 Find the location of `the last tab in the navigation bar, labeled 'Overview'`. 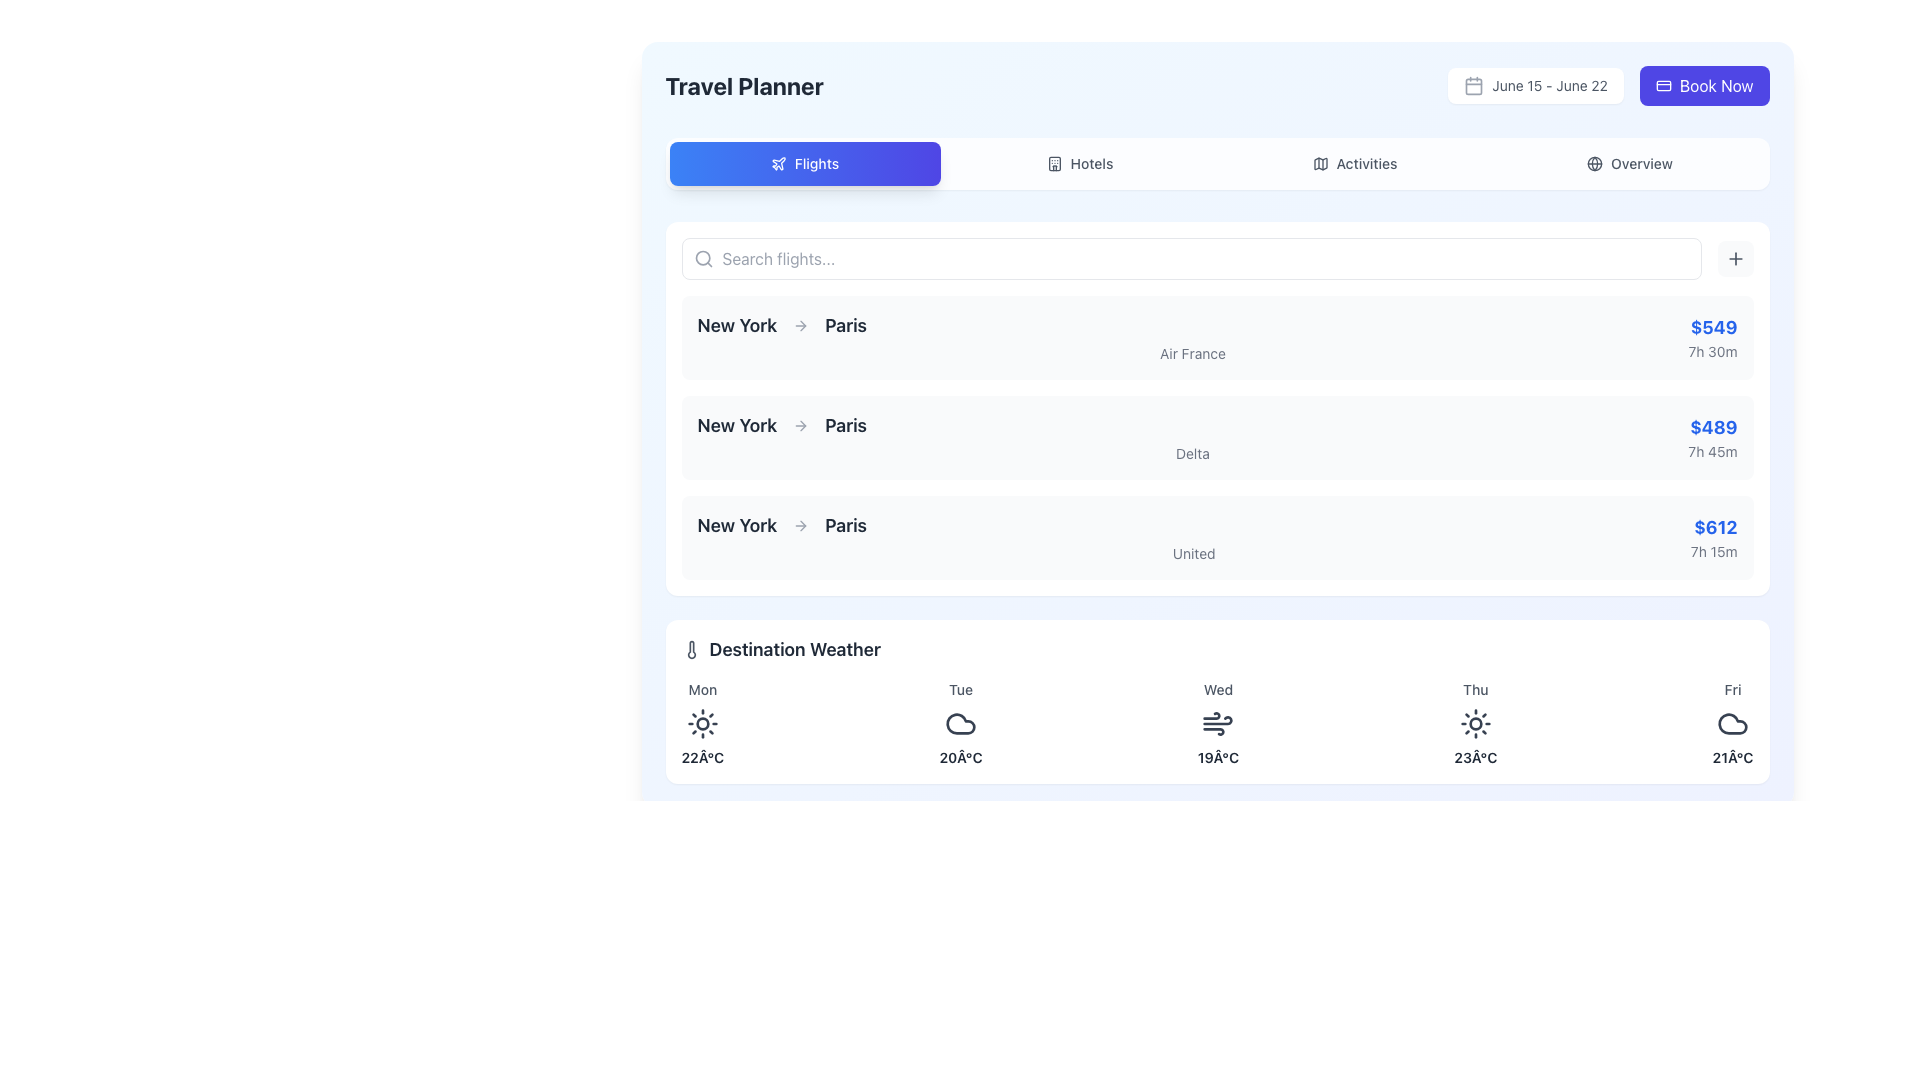

the last tab in the navigation bar, labeled 'Overview' is located at coordinates (1630, 163).